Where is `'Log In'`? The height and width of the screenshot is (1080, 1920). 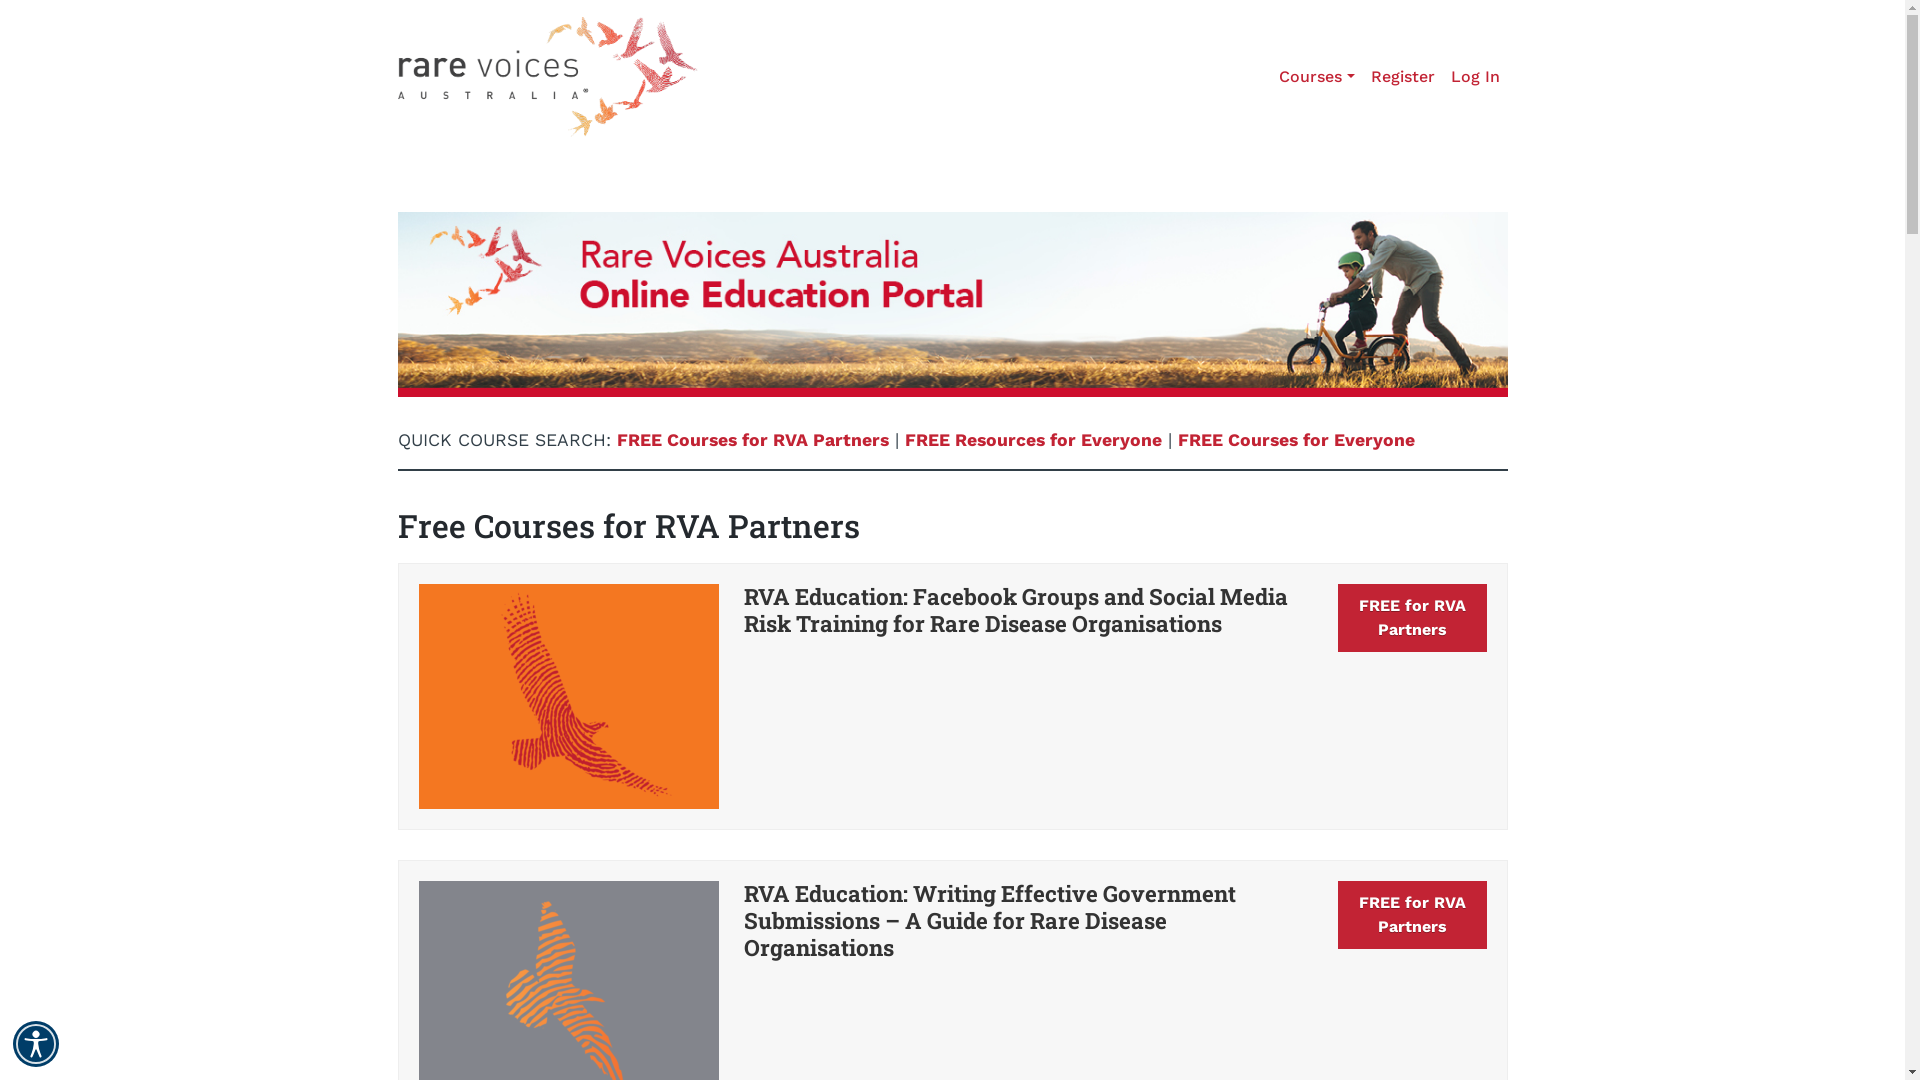 'Log In' is located at coordinates (1474, 76).